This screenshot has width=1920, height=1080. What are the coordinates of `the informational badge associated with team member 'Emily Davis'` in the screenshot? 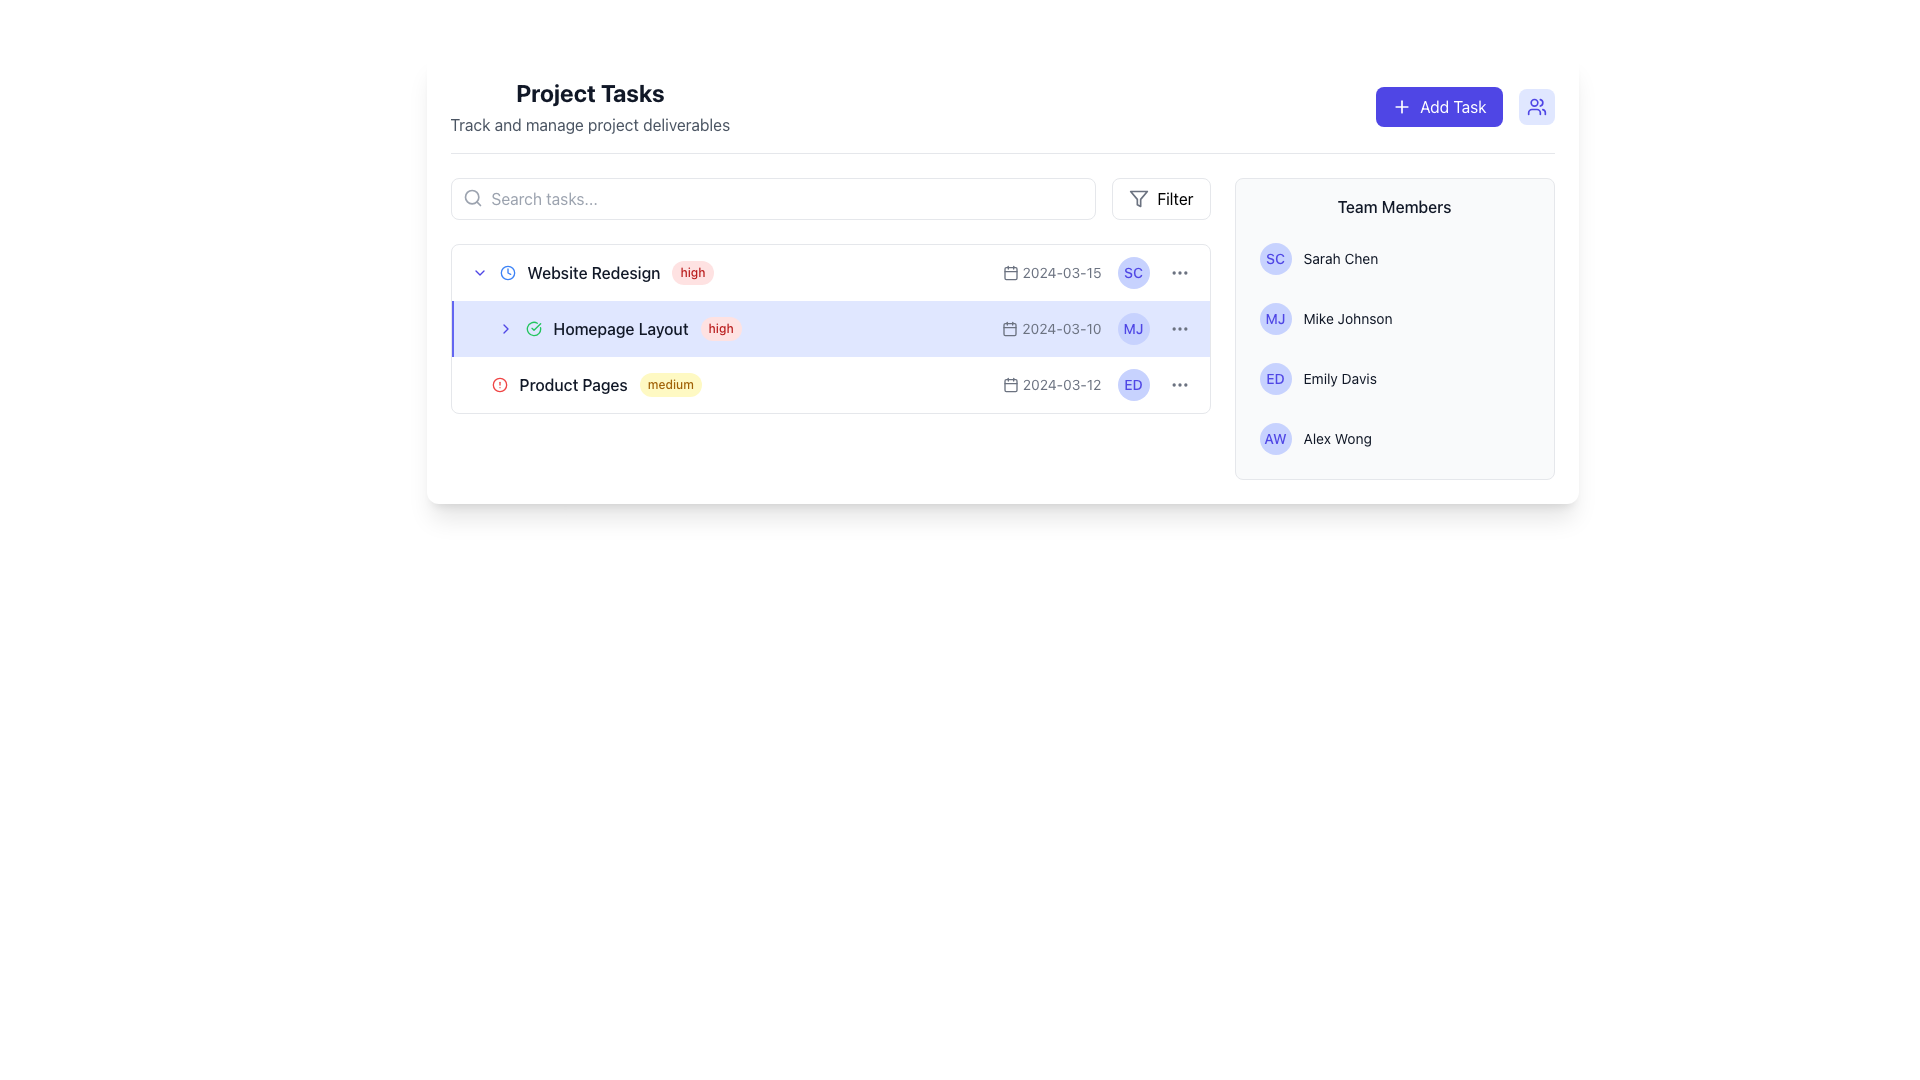 It's located at (1274, 378).